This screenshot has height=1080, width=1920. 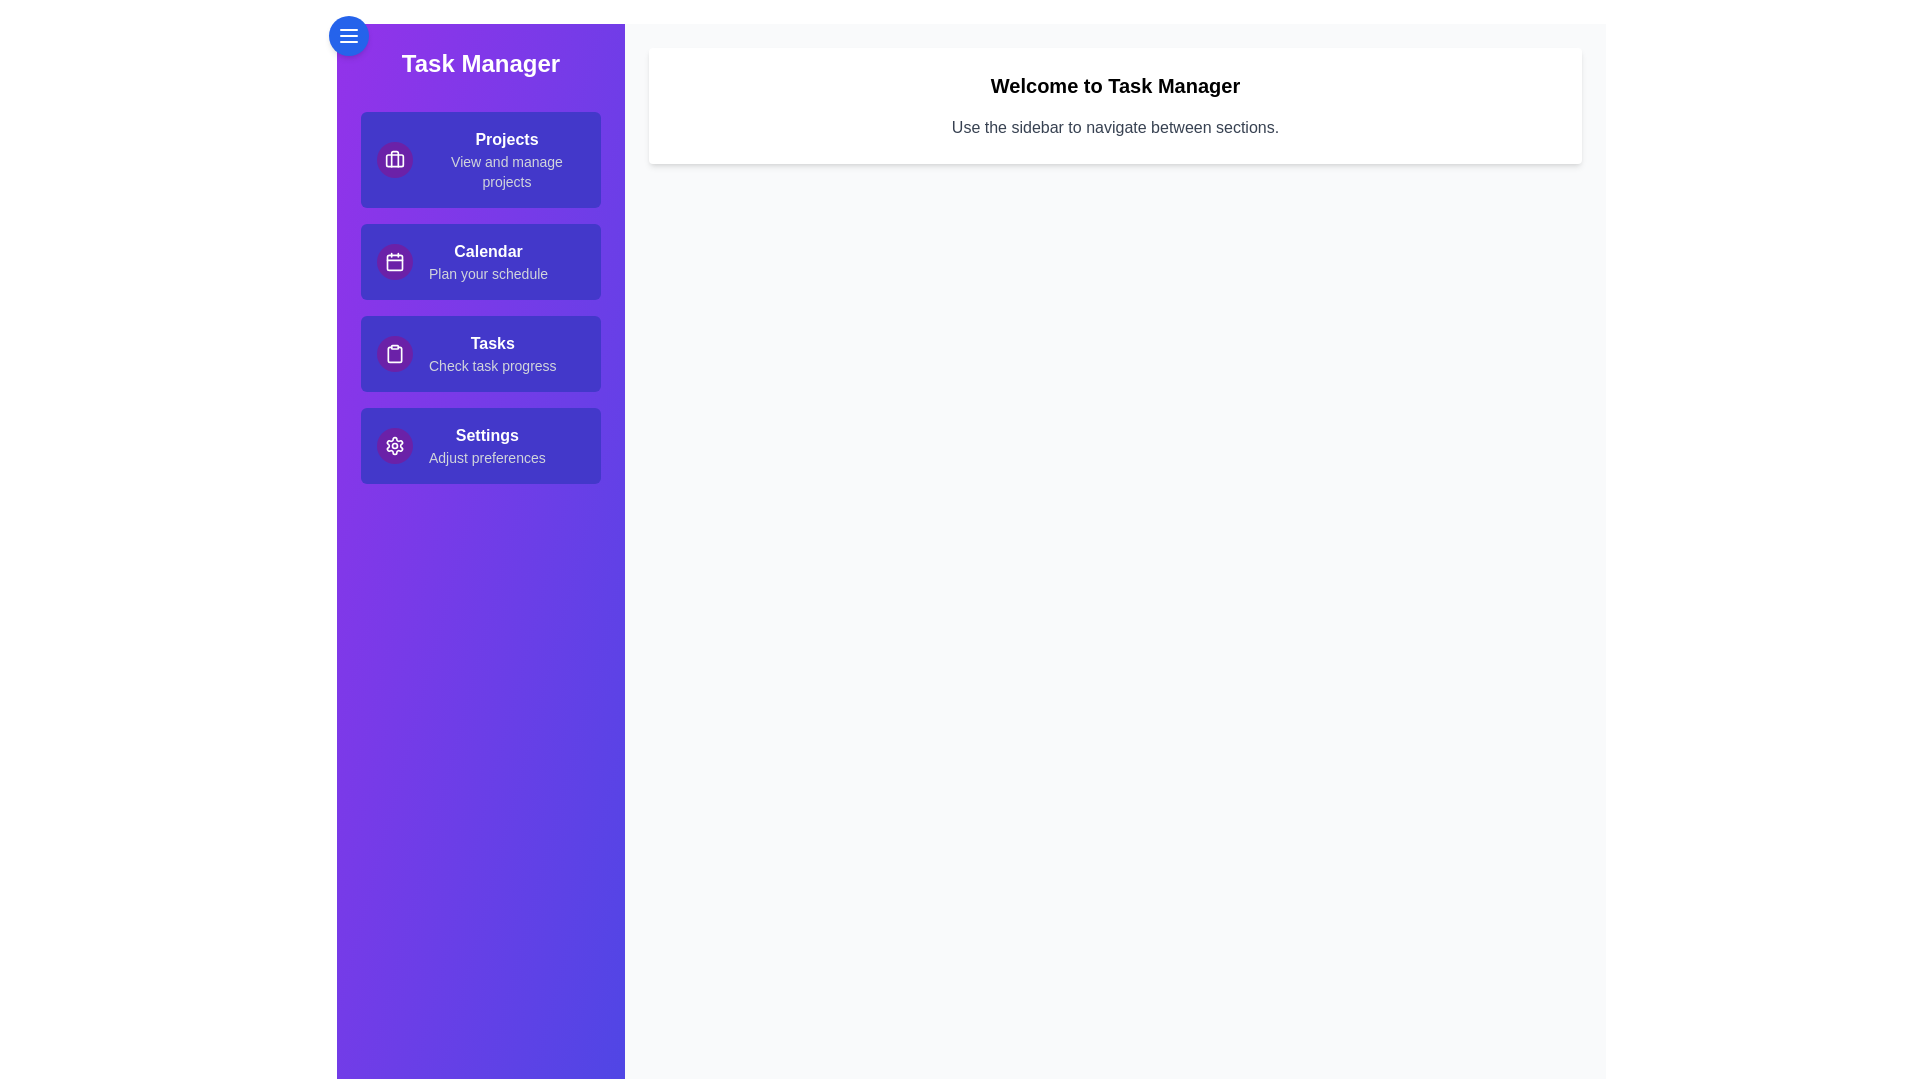 I want to click on the sidebar item Calendar to reveal its hover effect, so click(x=480, y=261).